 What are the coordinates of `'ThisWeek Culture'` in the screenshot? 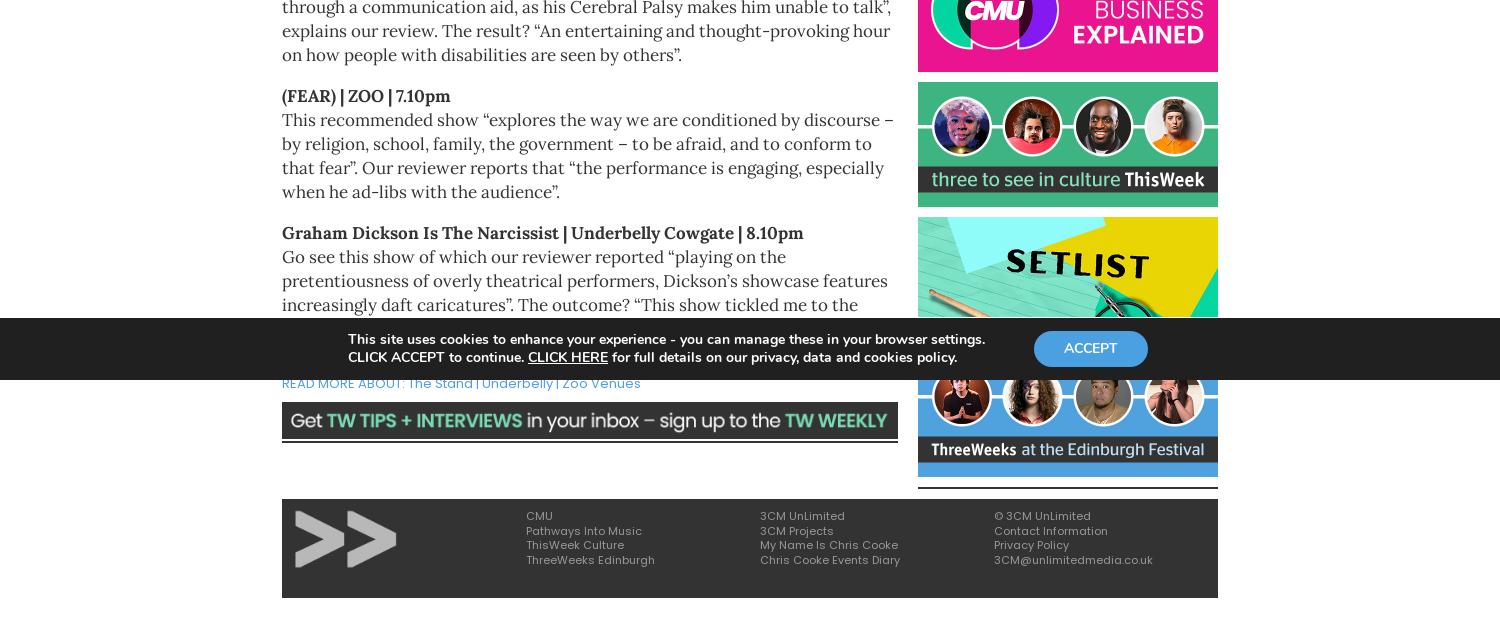 It's located at (526, 544).